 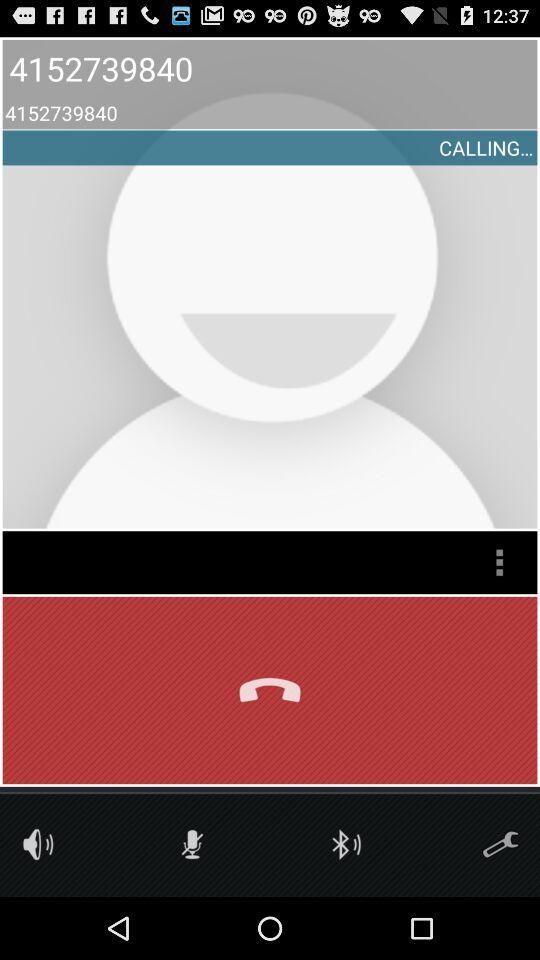 What do you see at coordinates (192, 843) in the screenshot?
I see `mute` at bounding box center [192, 843].